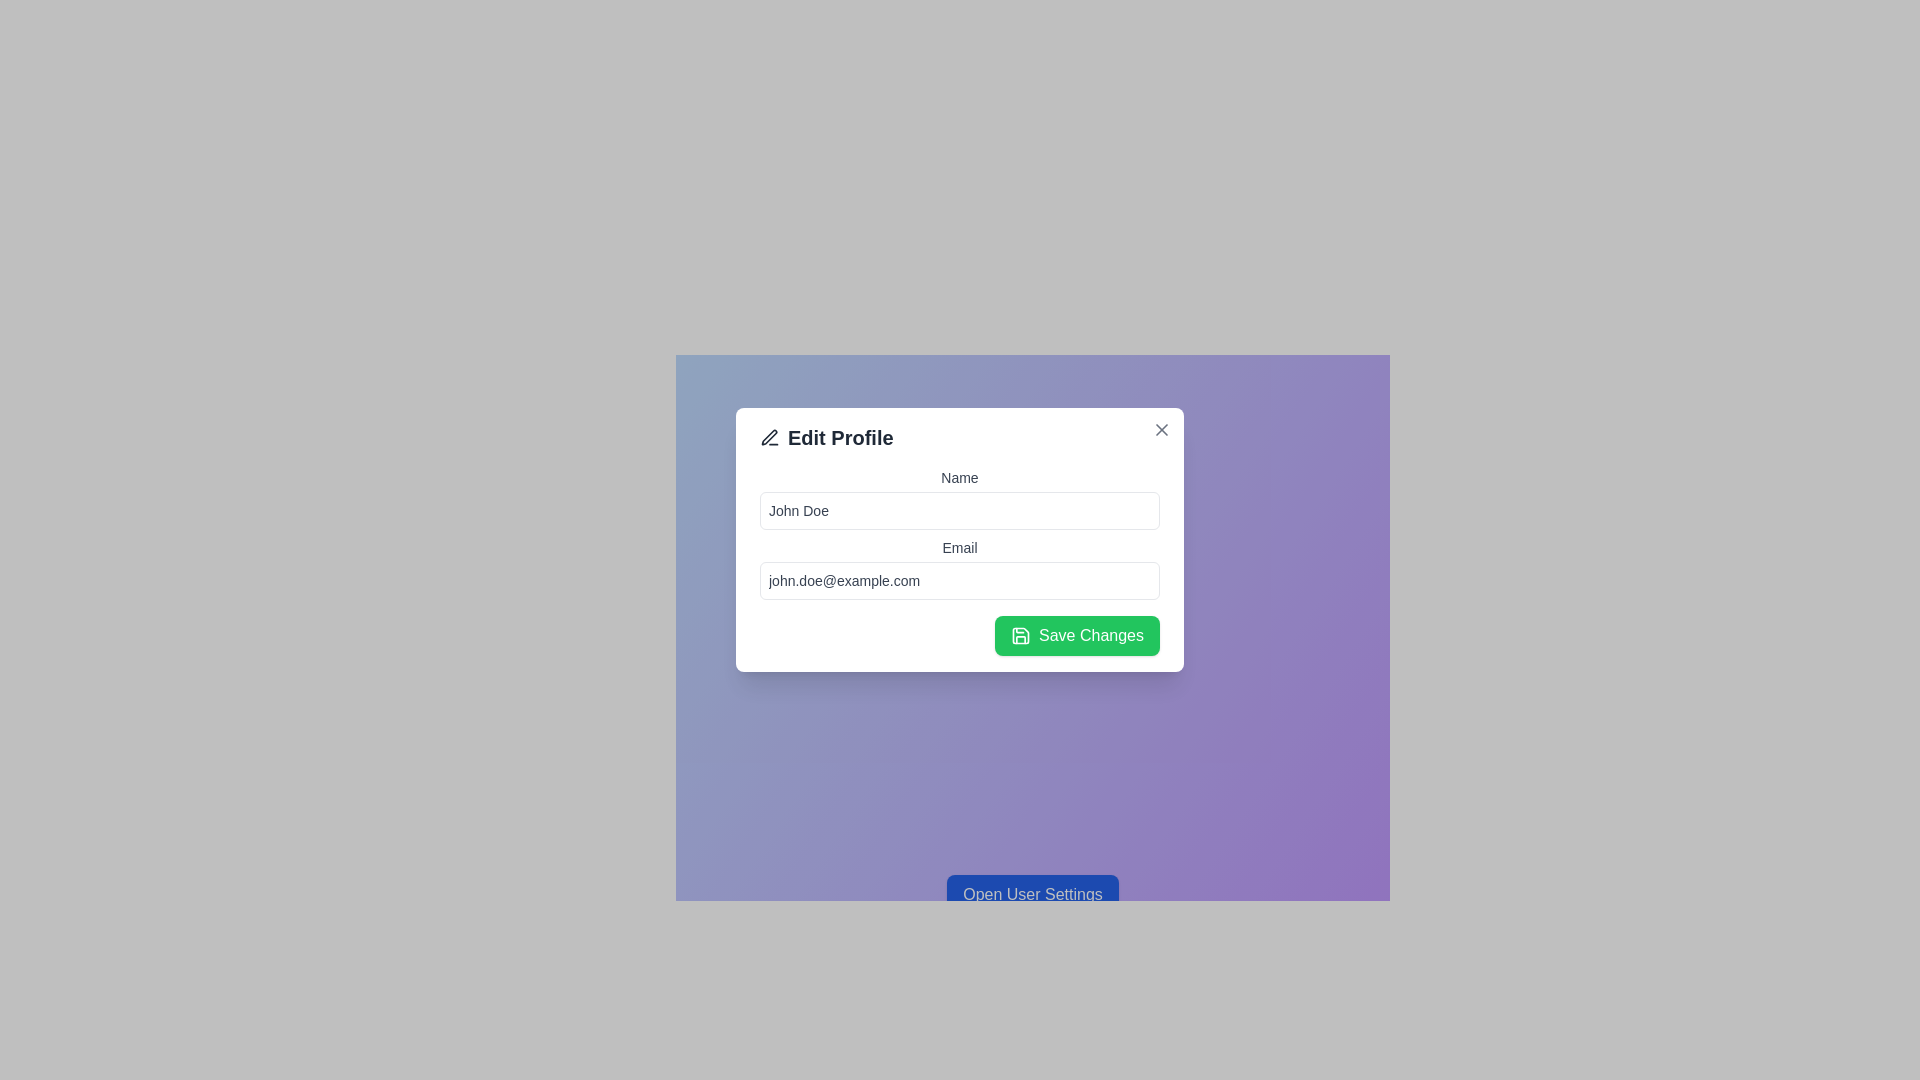  What do you see at coordinates (826, 437) in the screenshot?
I see `'Edit Profile' text label, which is styled in bold and located next to a pen icon in the upper-left corner of a dialog box for accessibility` at bounding box center [826, 437].